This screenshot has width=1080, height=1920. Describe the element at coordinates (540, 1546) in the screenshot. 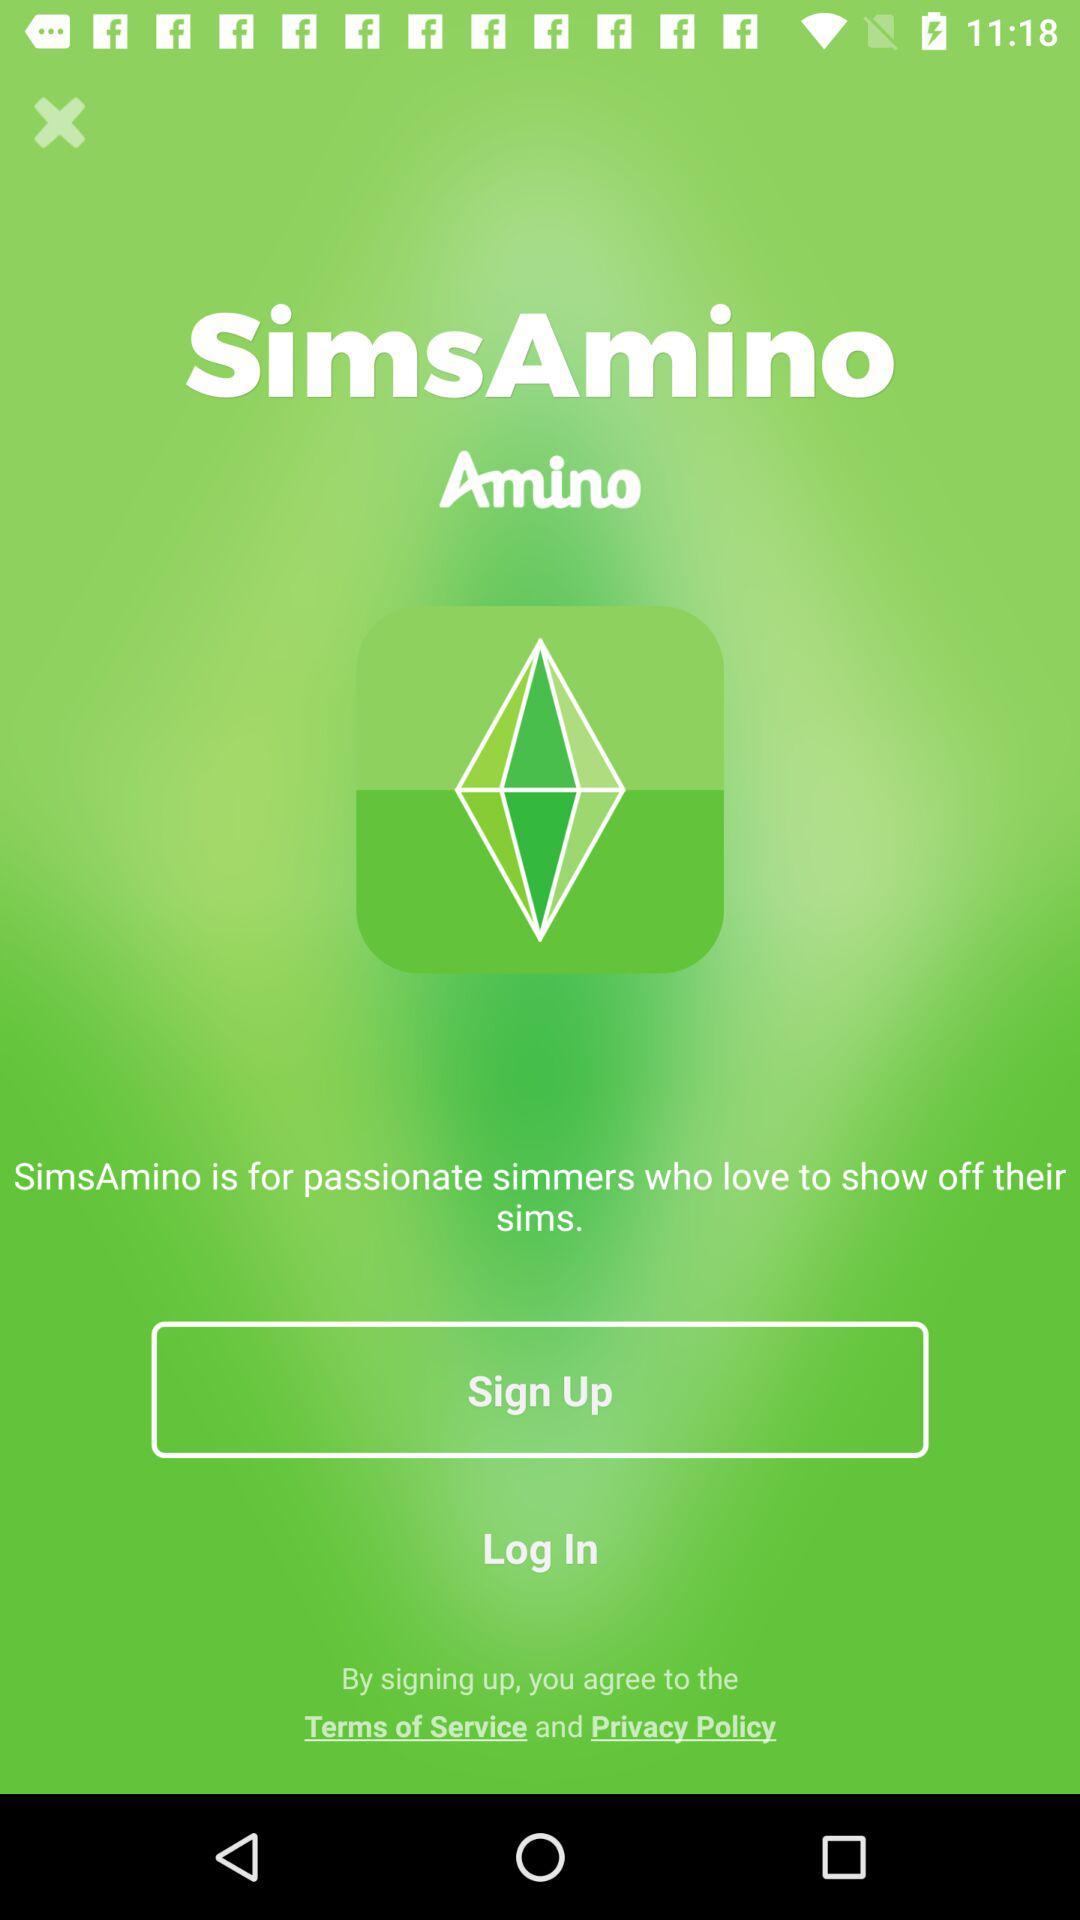

I see `icon above by signing up app` at that location.